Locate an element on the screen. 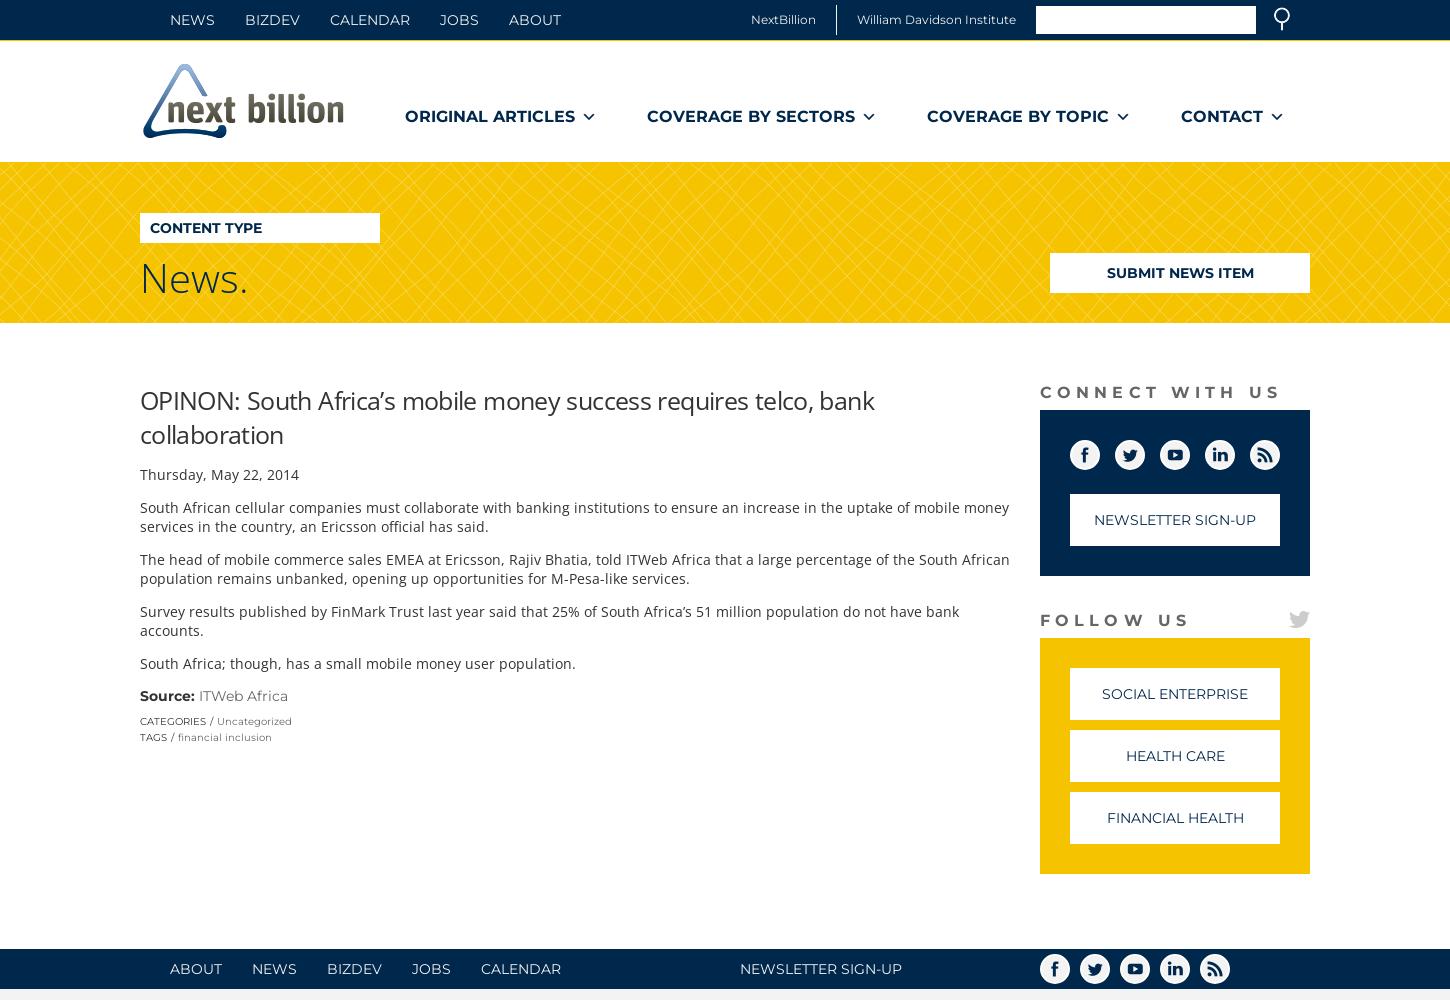  'OPINON: South Africa’s mobile money success requires telco, bank collaboration' is located at coordinates (139, 417).